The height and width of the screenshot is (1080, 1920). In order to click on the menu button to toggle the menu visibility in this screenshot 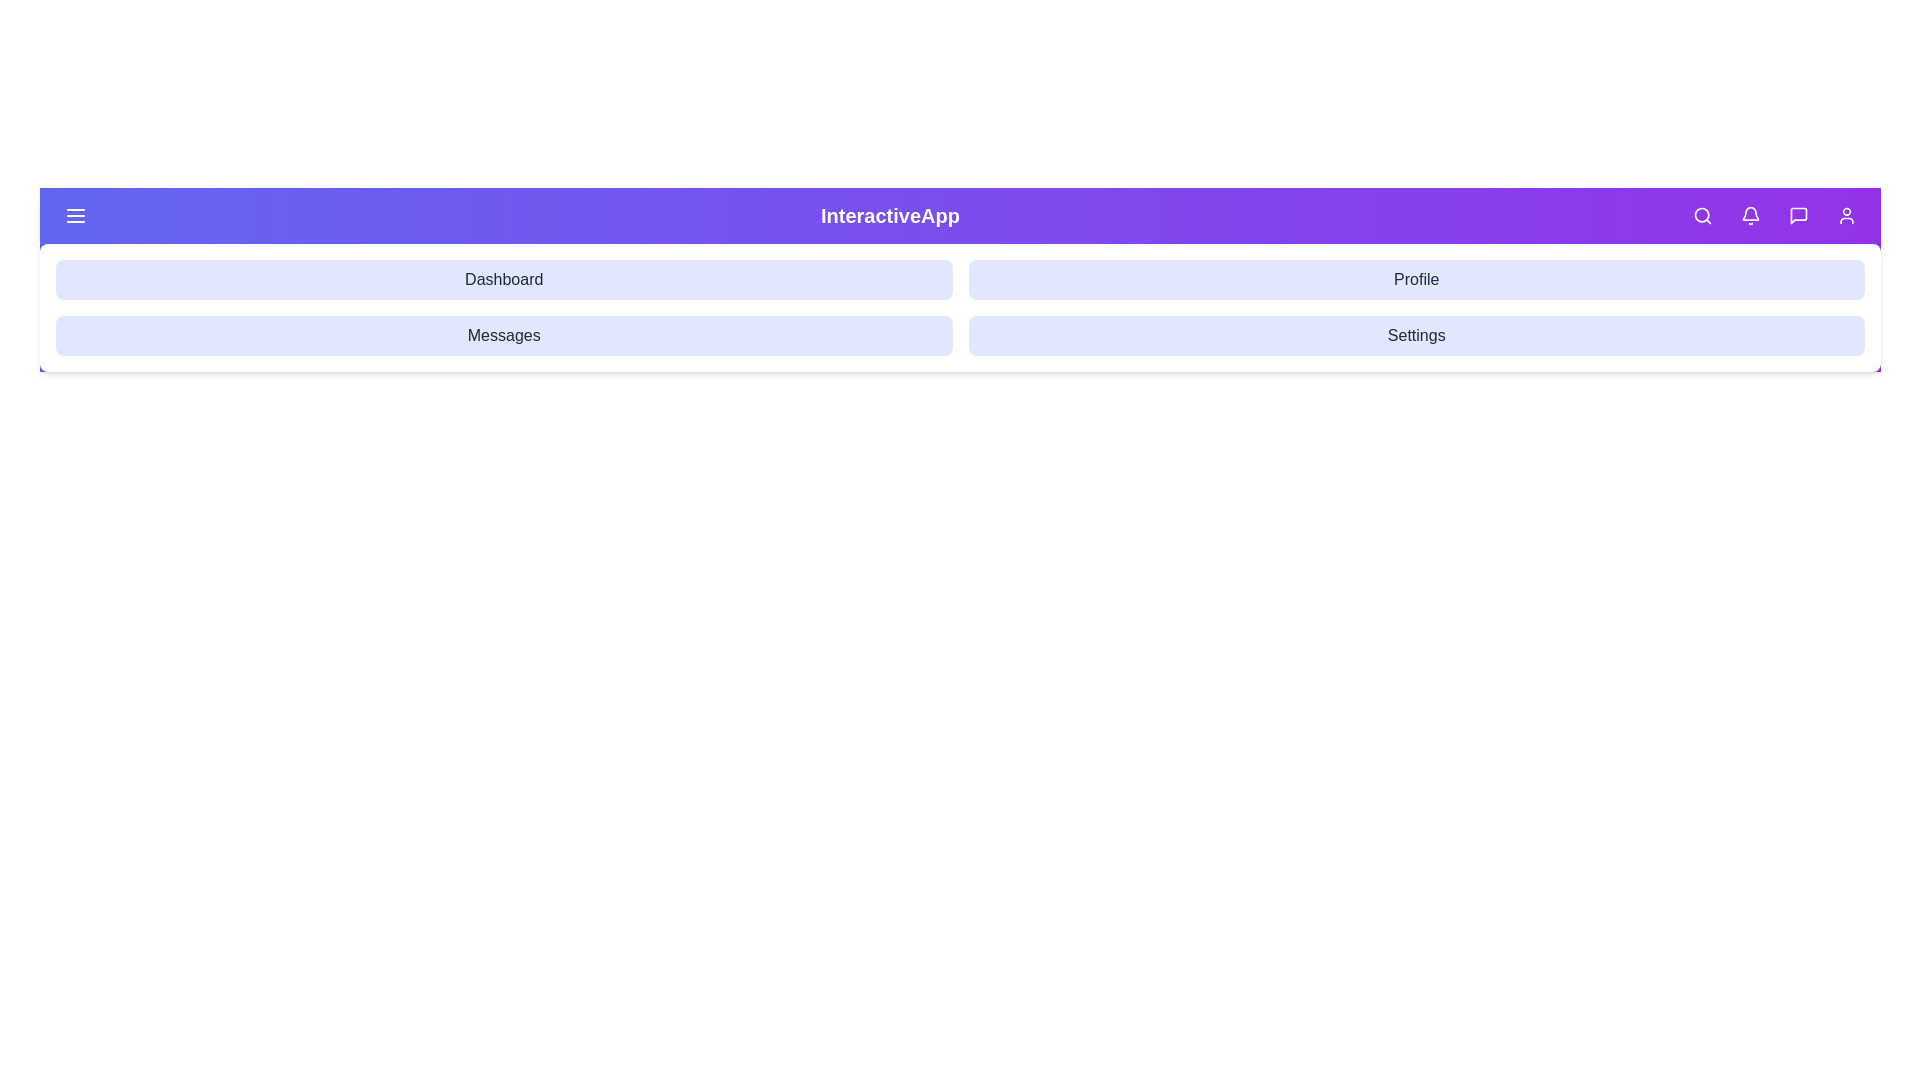, I will do `click(76, 216)`.